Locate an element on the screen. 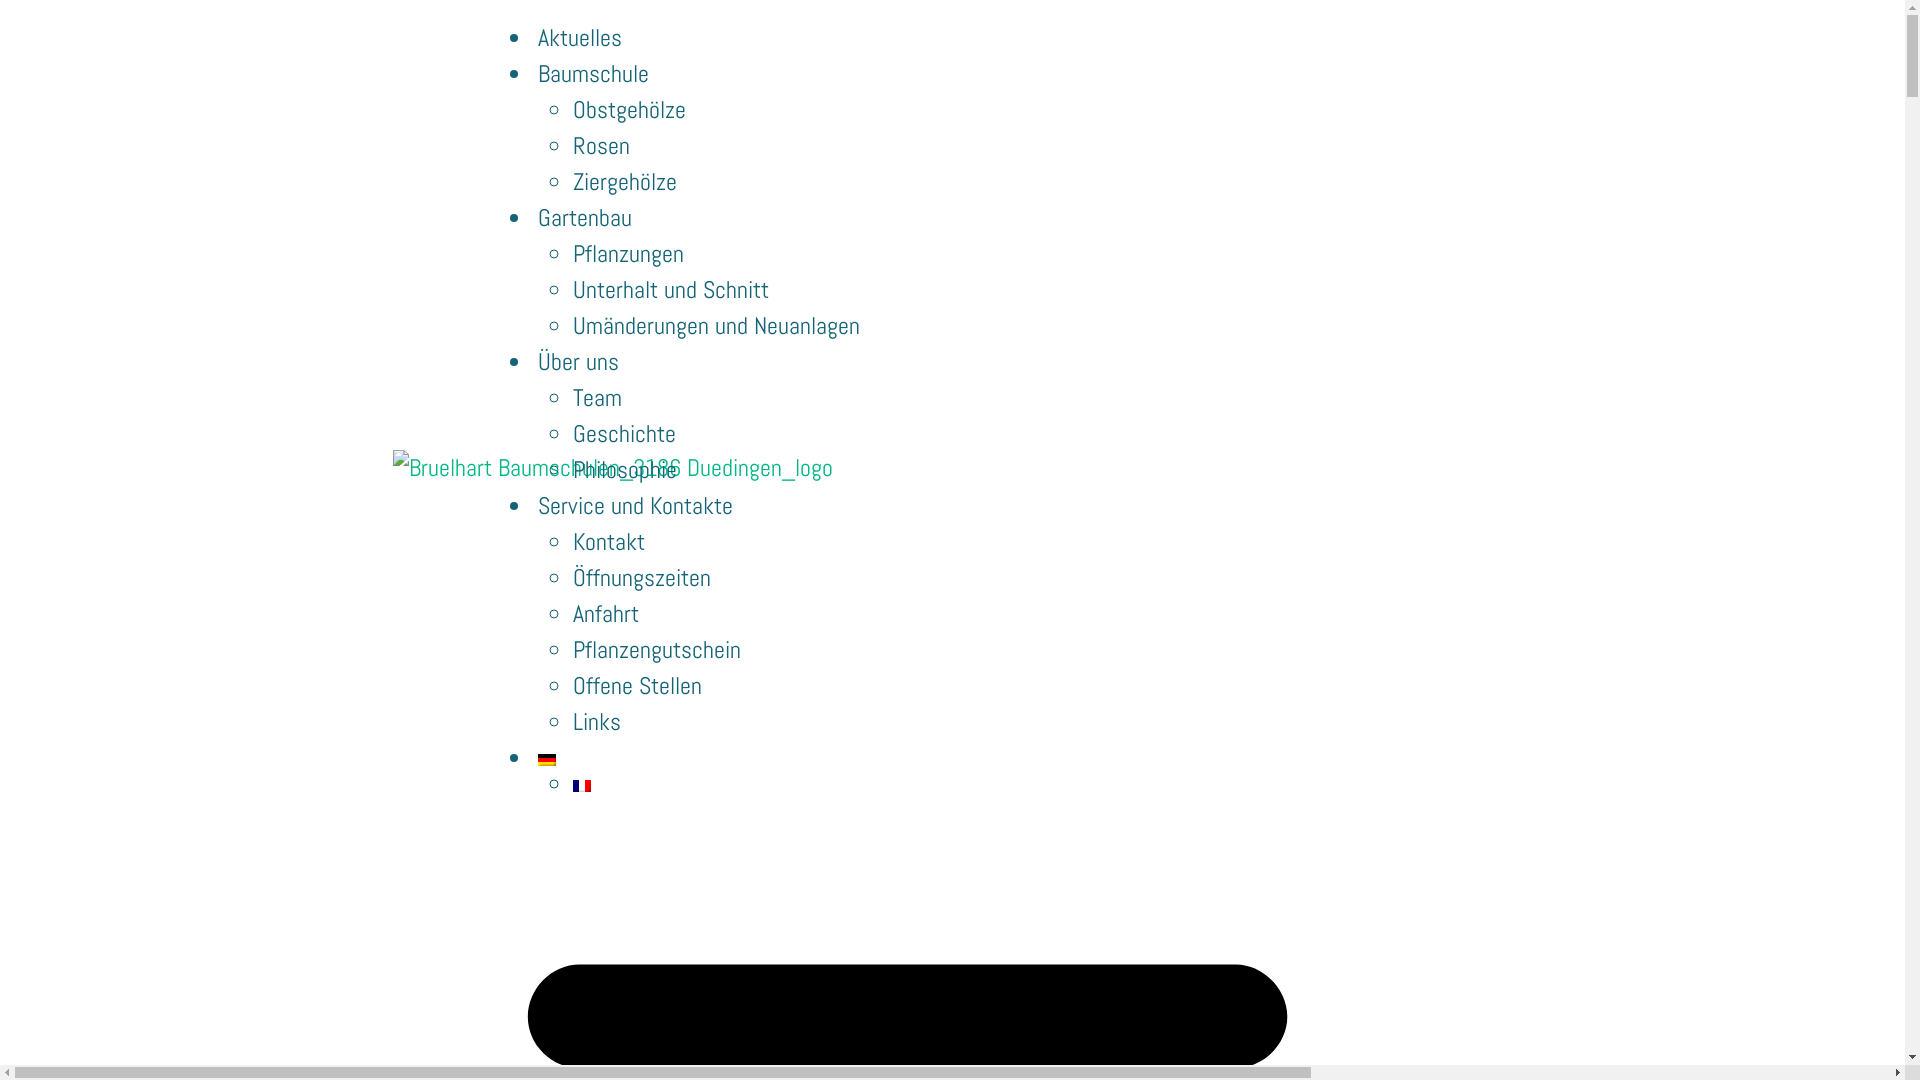  'Rosen' is located at coordinates (600, 144).